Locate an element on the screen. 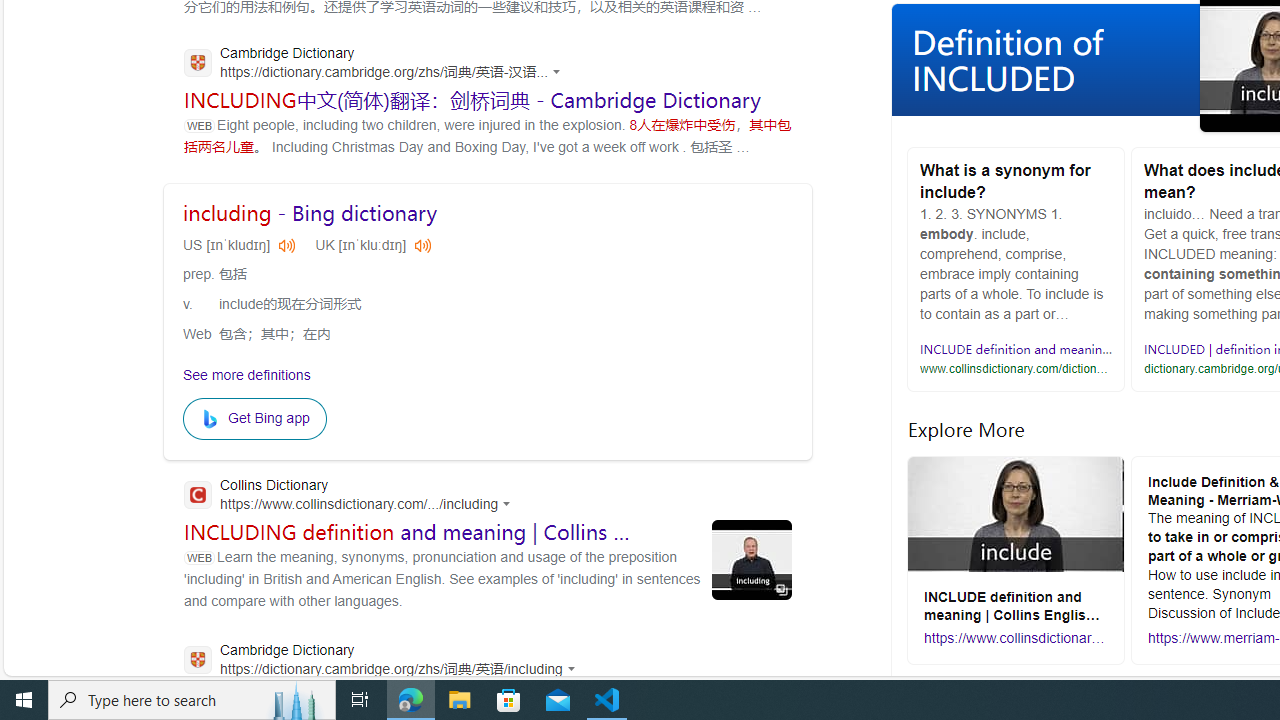 The height and width of the screenshot is (720, 1280). 'Cambridge Dictionary' is located at coordinates (385, 661).